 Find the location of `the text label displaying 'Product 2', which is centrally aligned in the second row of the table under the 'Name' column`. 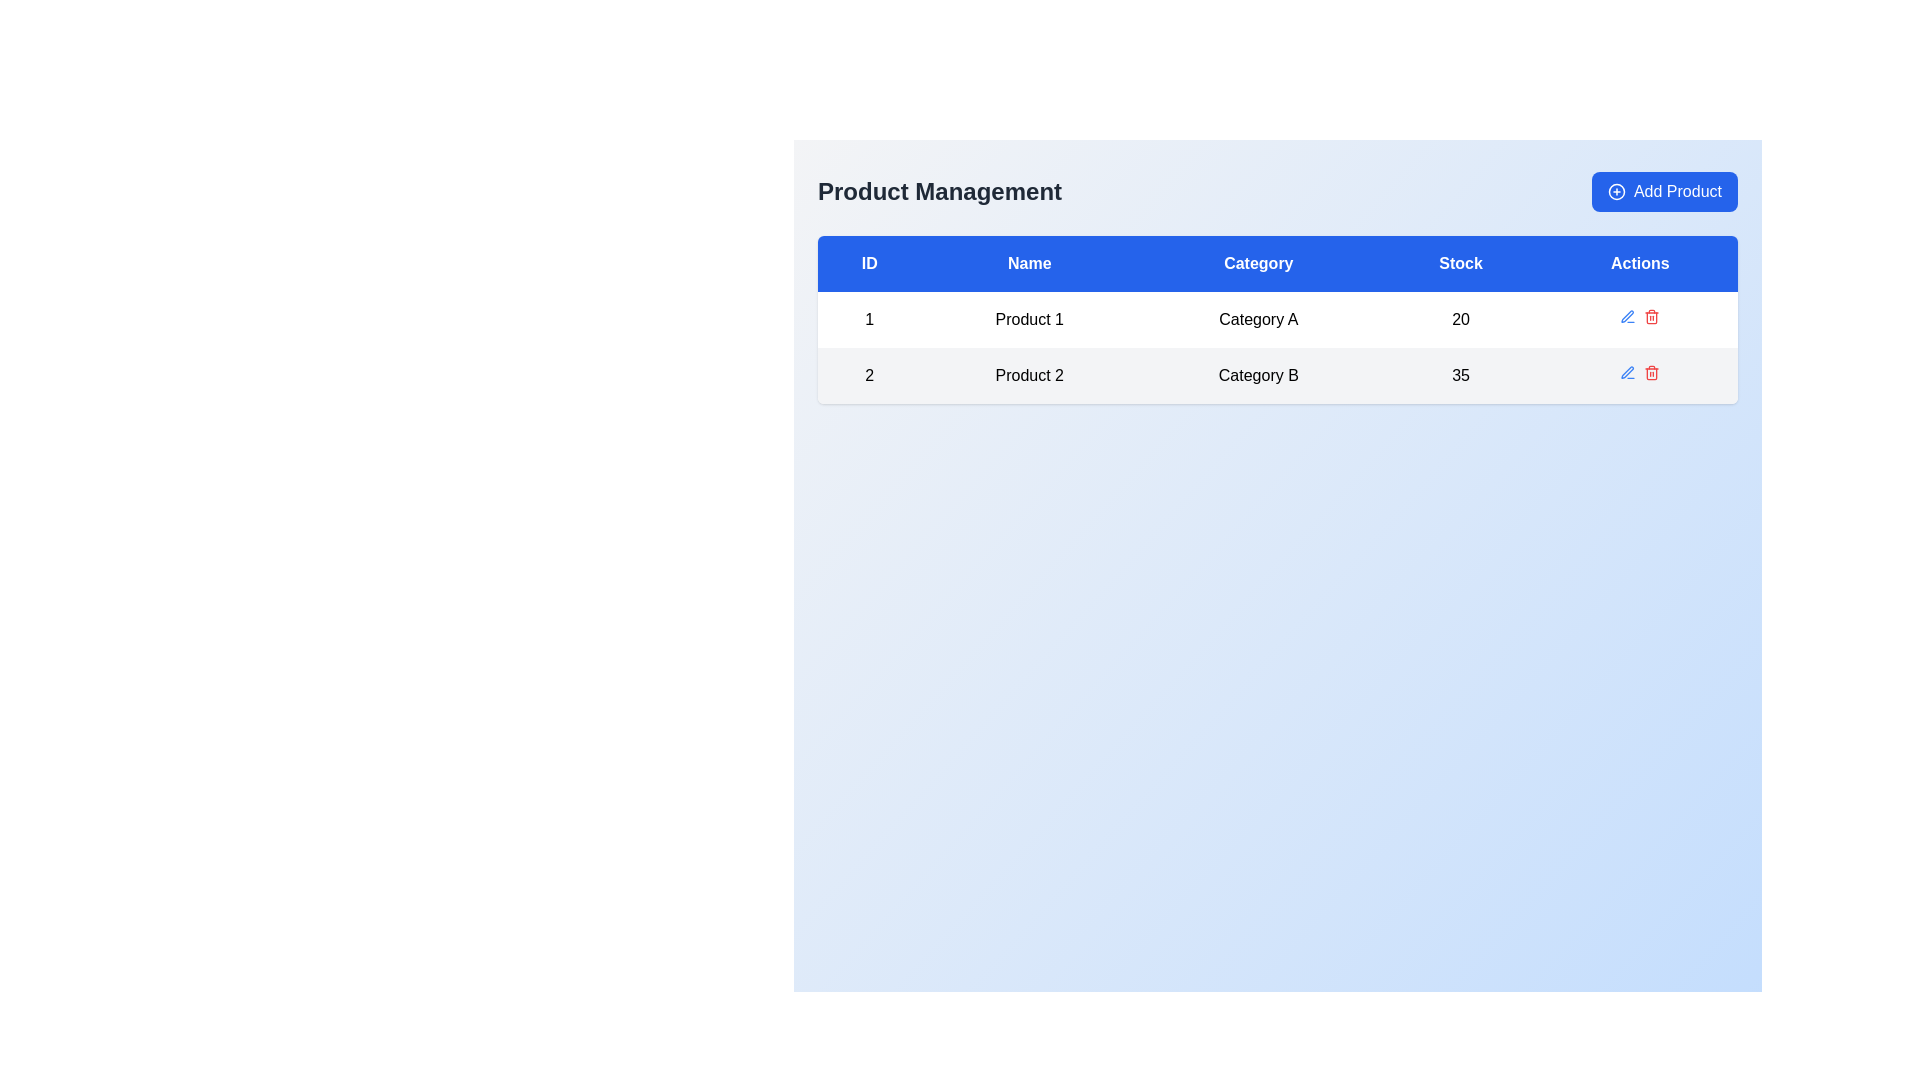

the text label displaying 'Product 2', which is centrally aligned in the second row of the table under the 'Name' column is located at coordinates (1029, 375).